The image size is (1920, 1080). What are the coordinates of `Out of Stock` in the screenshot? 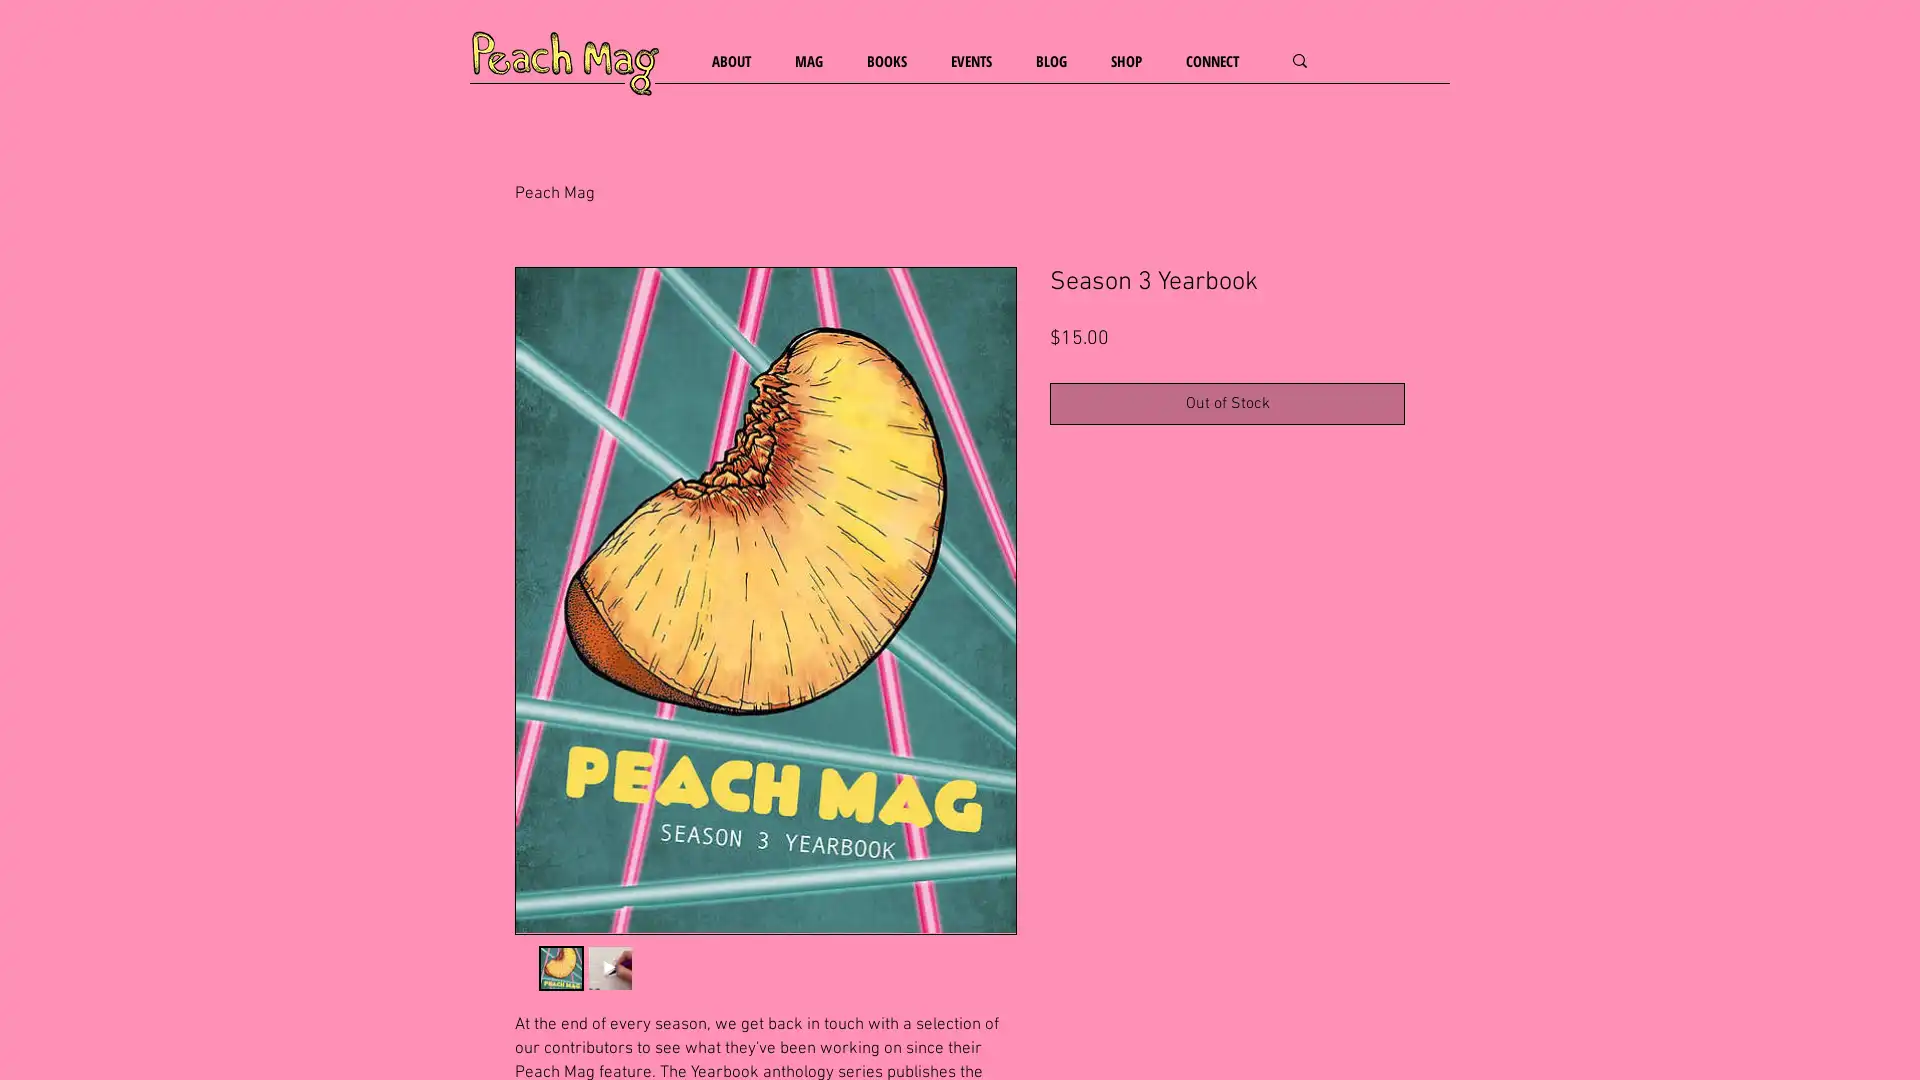 It's located at (1226, 402).